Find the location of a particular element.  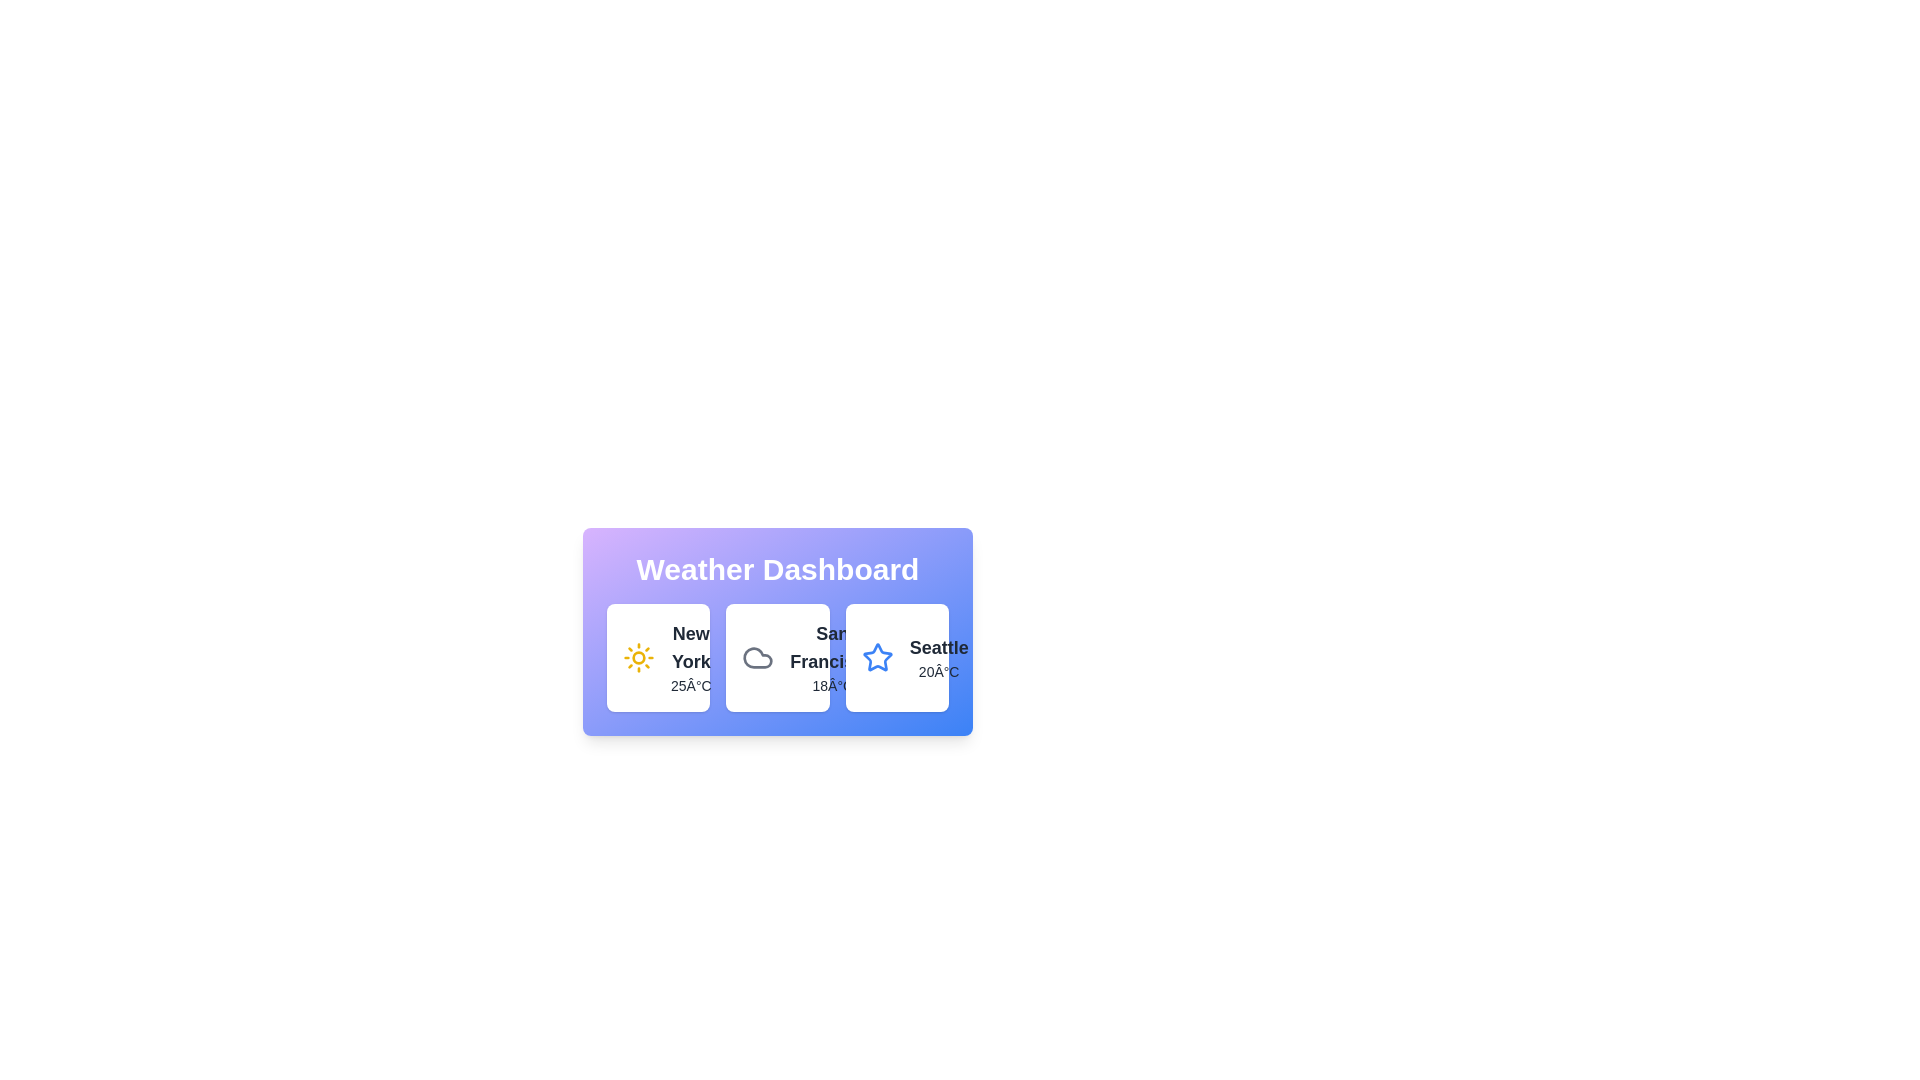

the bold, large-sized text label saying 'New York' is located at coordinates (691, 648).